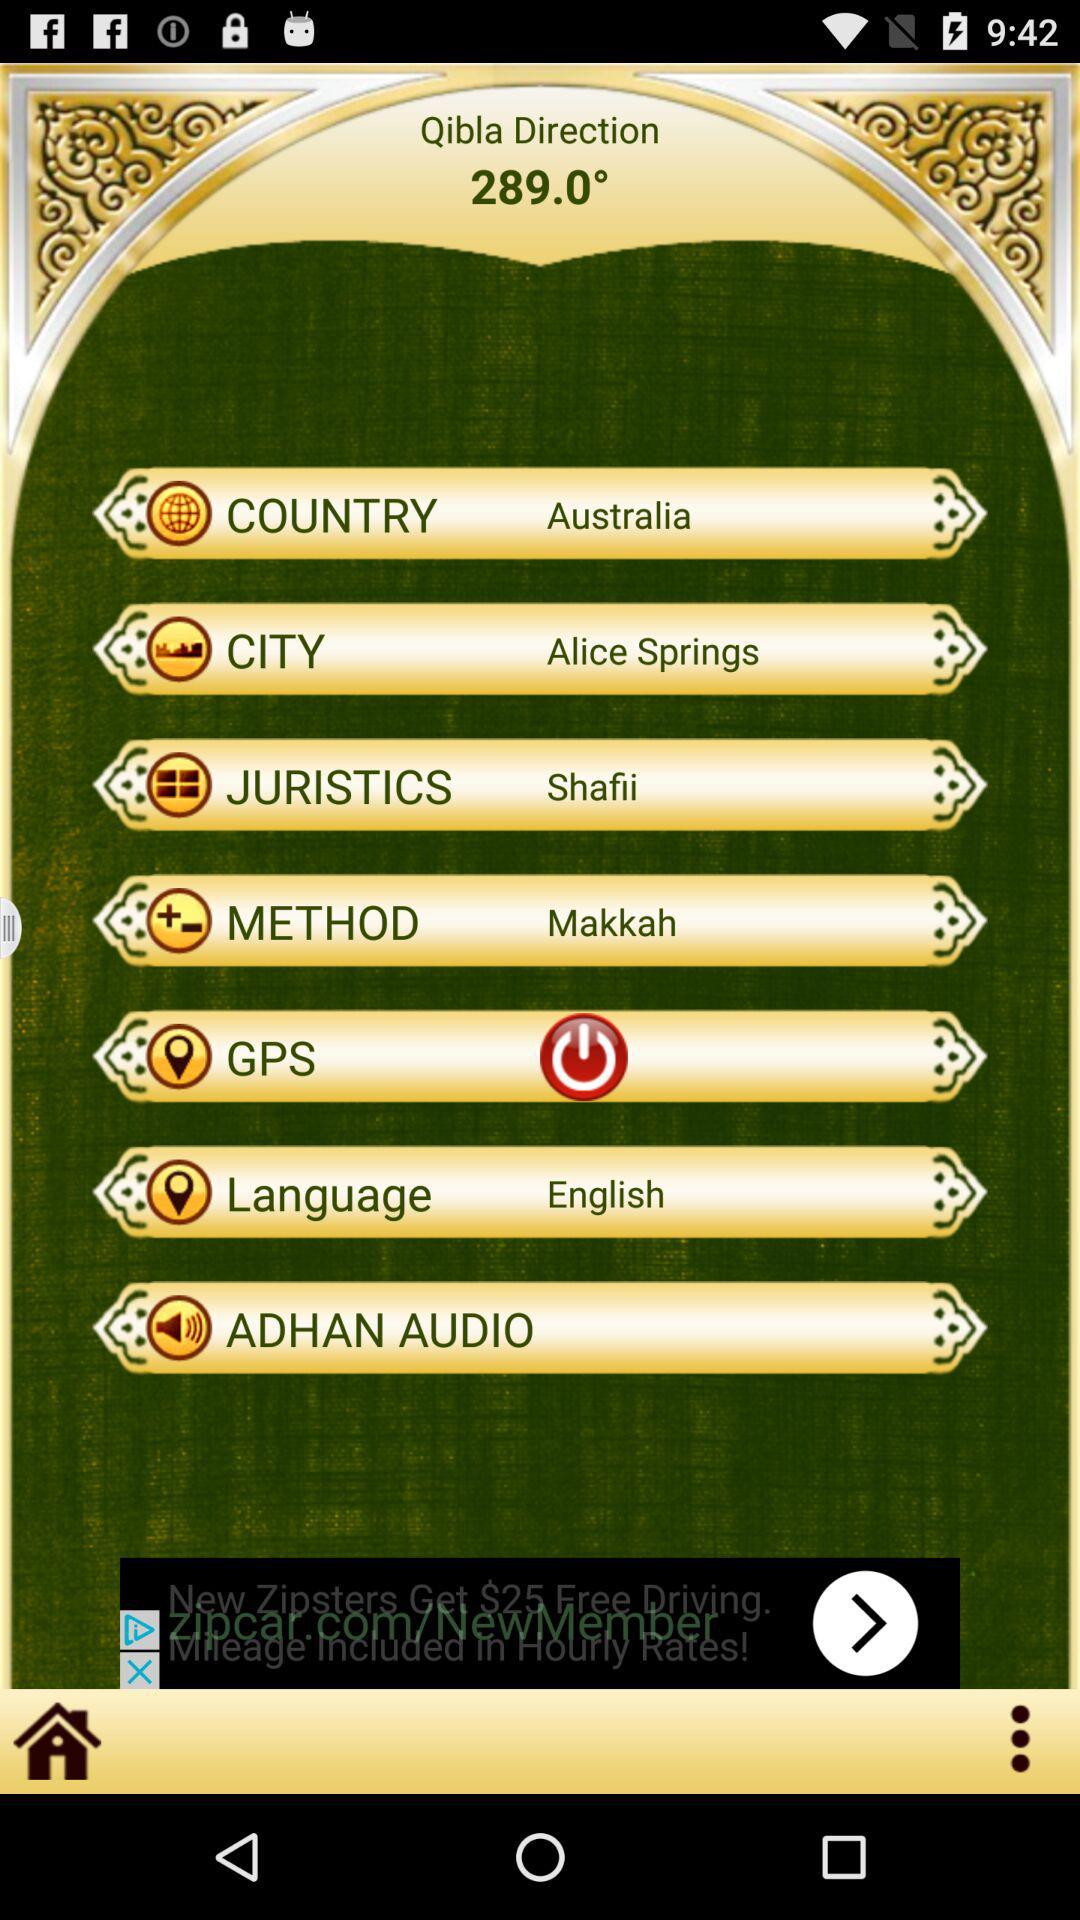 This screenshot has width=1080, height=1920. What do you see at coordinates (540, 1623) in the screenshot?
I see `advertisement` at bounding box center [540, 1623].